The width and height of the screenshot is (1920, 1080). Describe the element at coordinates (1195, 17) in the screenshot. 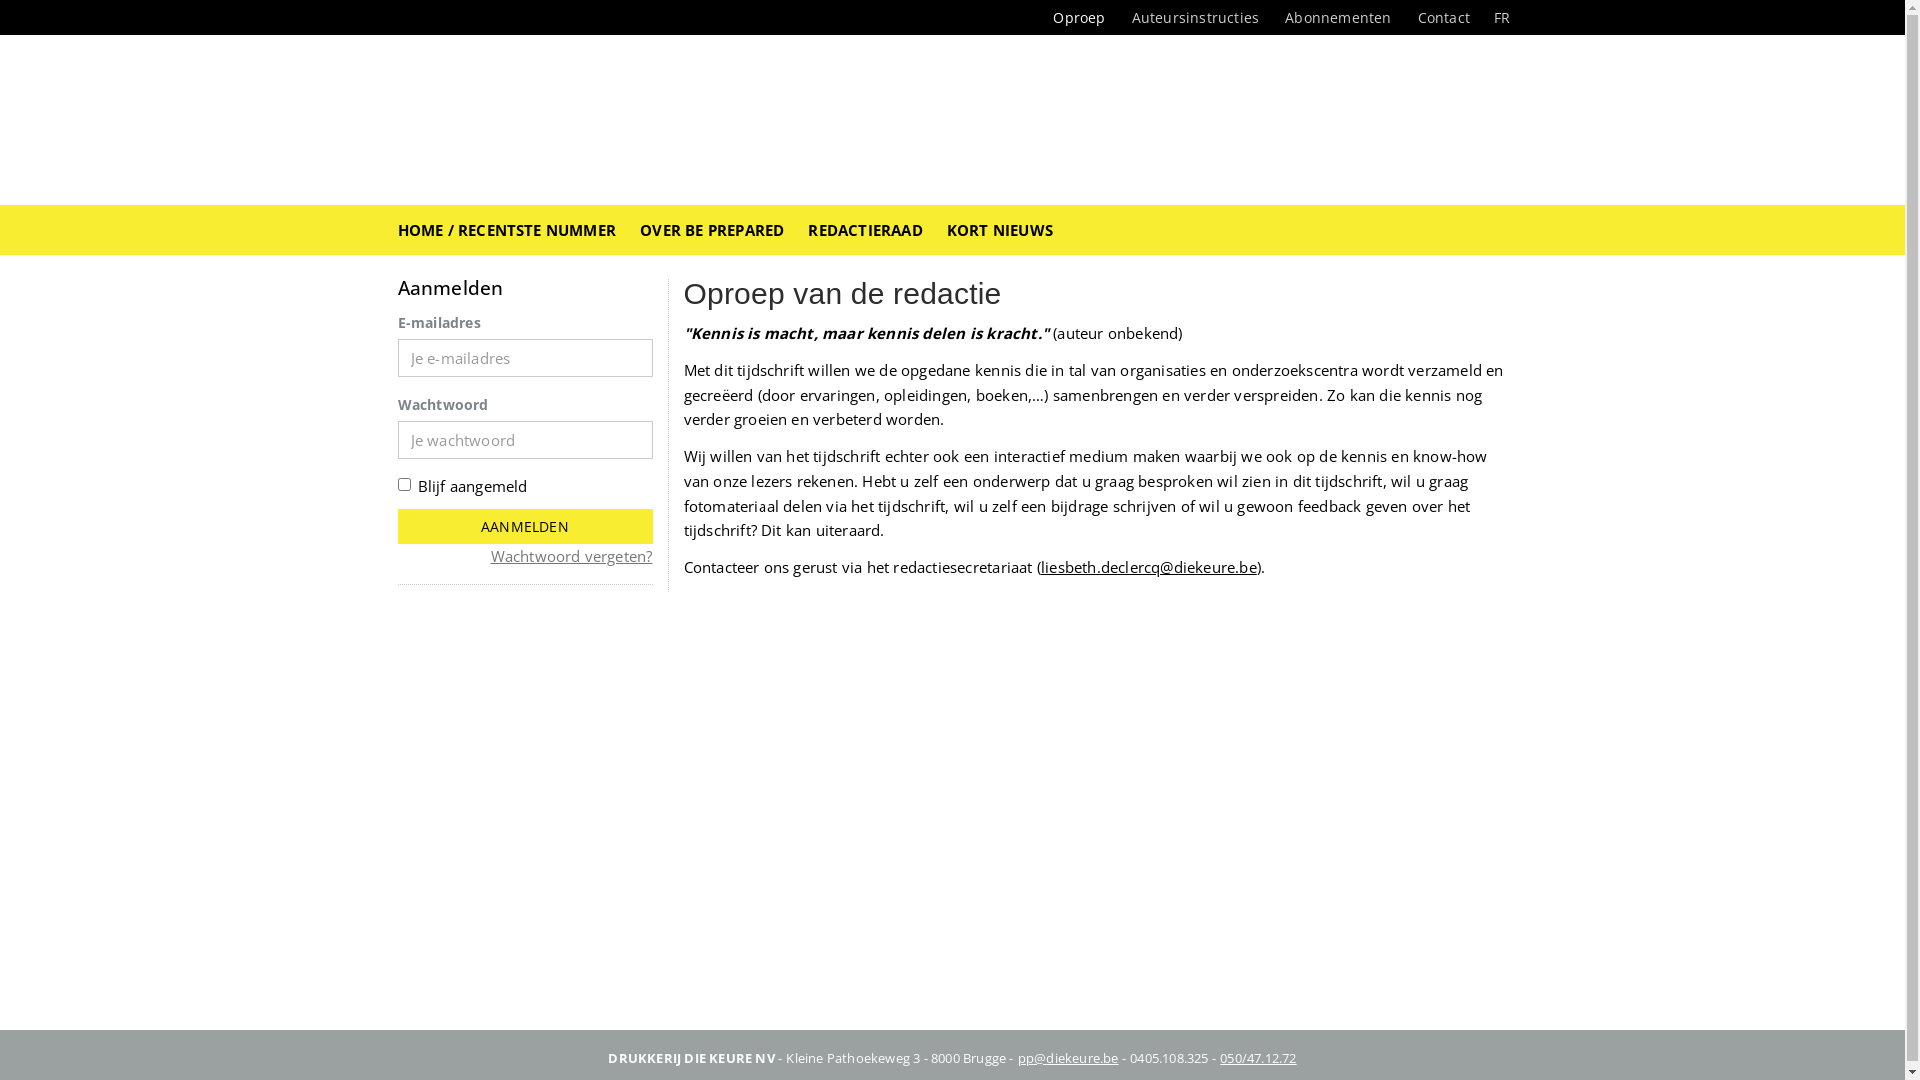

I see `'Auteursinstructies'` at that location.